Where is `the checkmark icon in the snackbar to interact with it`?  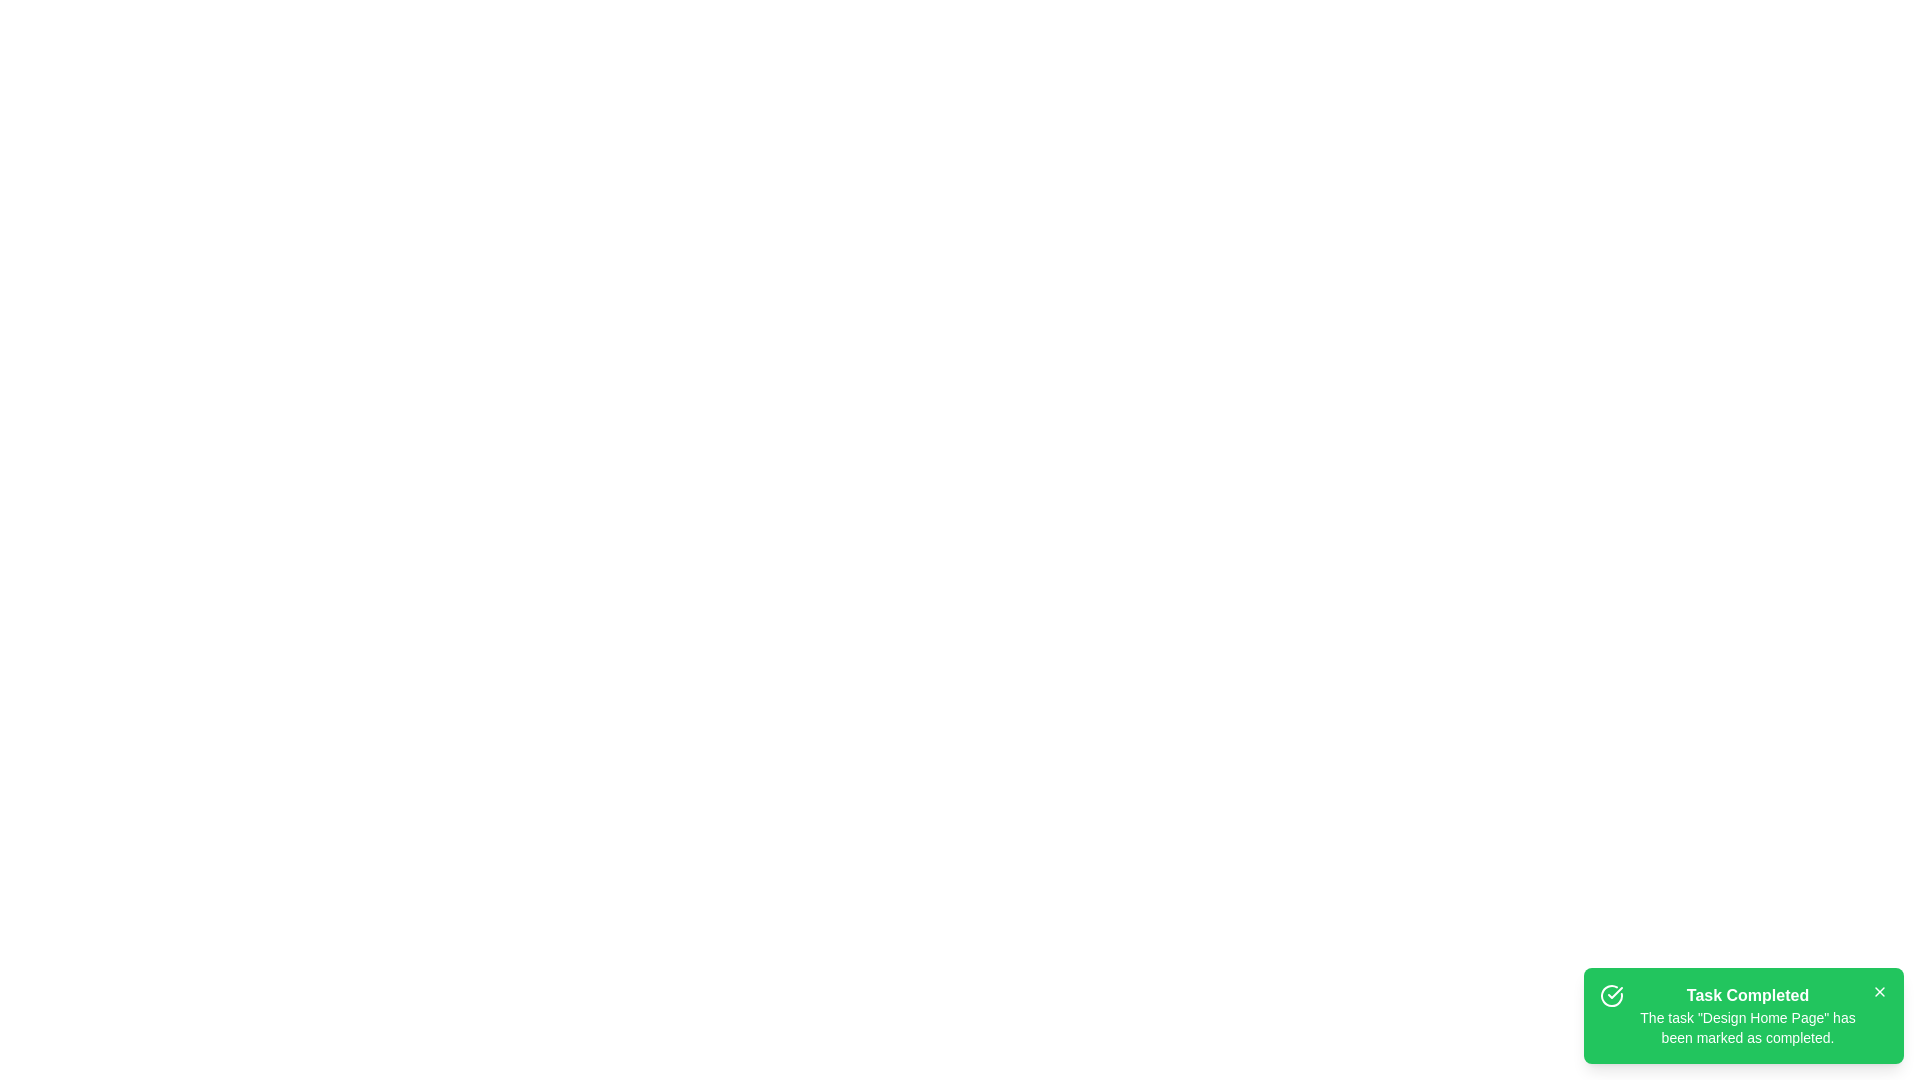
the checkmark icon in the snackbar to interact with it is located at coordinates (1612, 995).